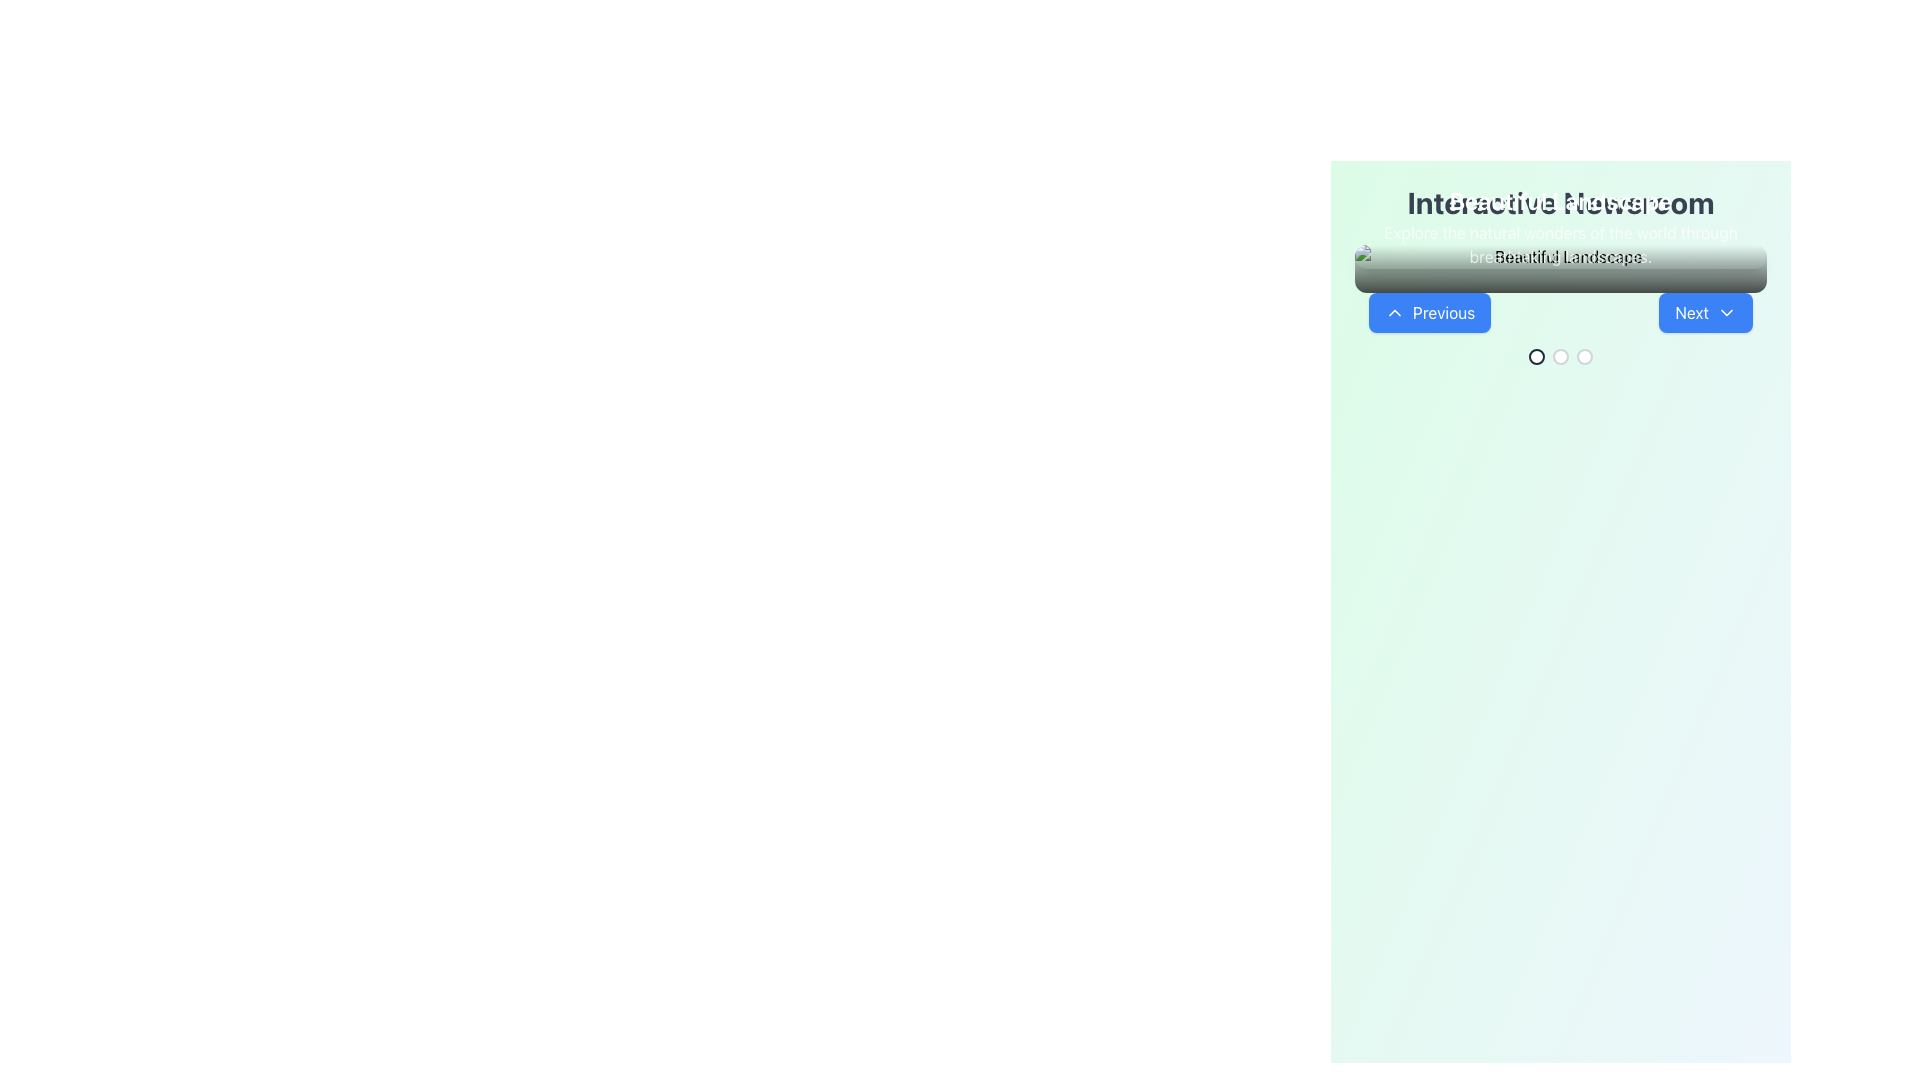 This screenshot has width=1920, height=1080. What do you see at coordinates (1559, 203) in the screenshot?
I see `the text component displaying 'Interactive Newsroom' in bold, large font, styled with gray color (#gray-700), which is centered in the upper section of the interface` at bounding box center [1559, 203].